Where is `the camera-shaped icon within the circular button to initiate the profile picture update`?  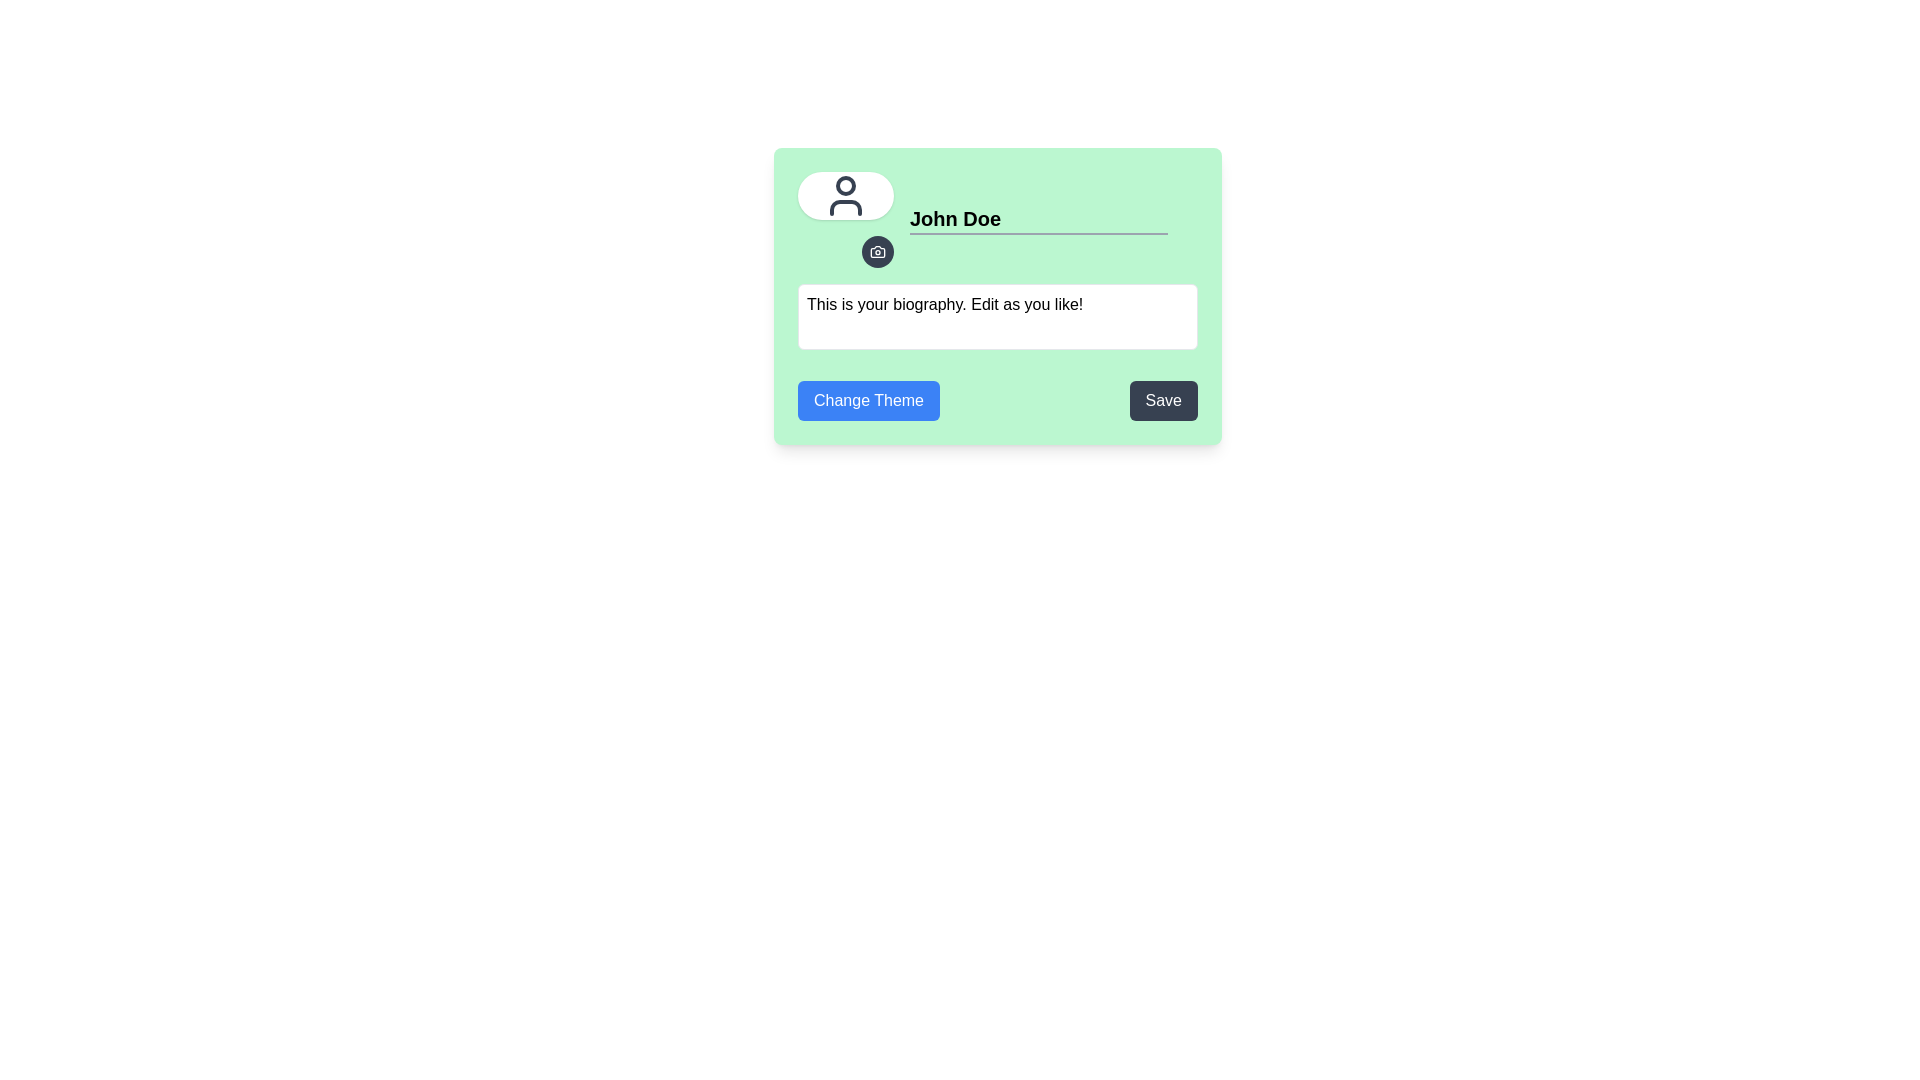
the camera-shaped icon within the circular button to initiate the profile picture update is located at coordinates (878, 250).